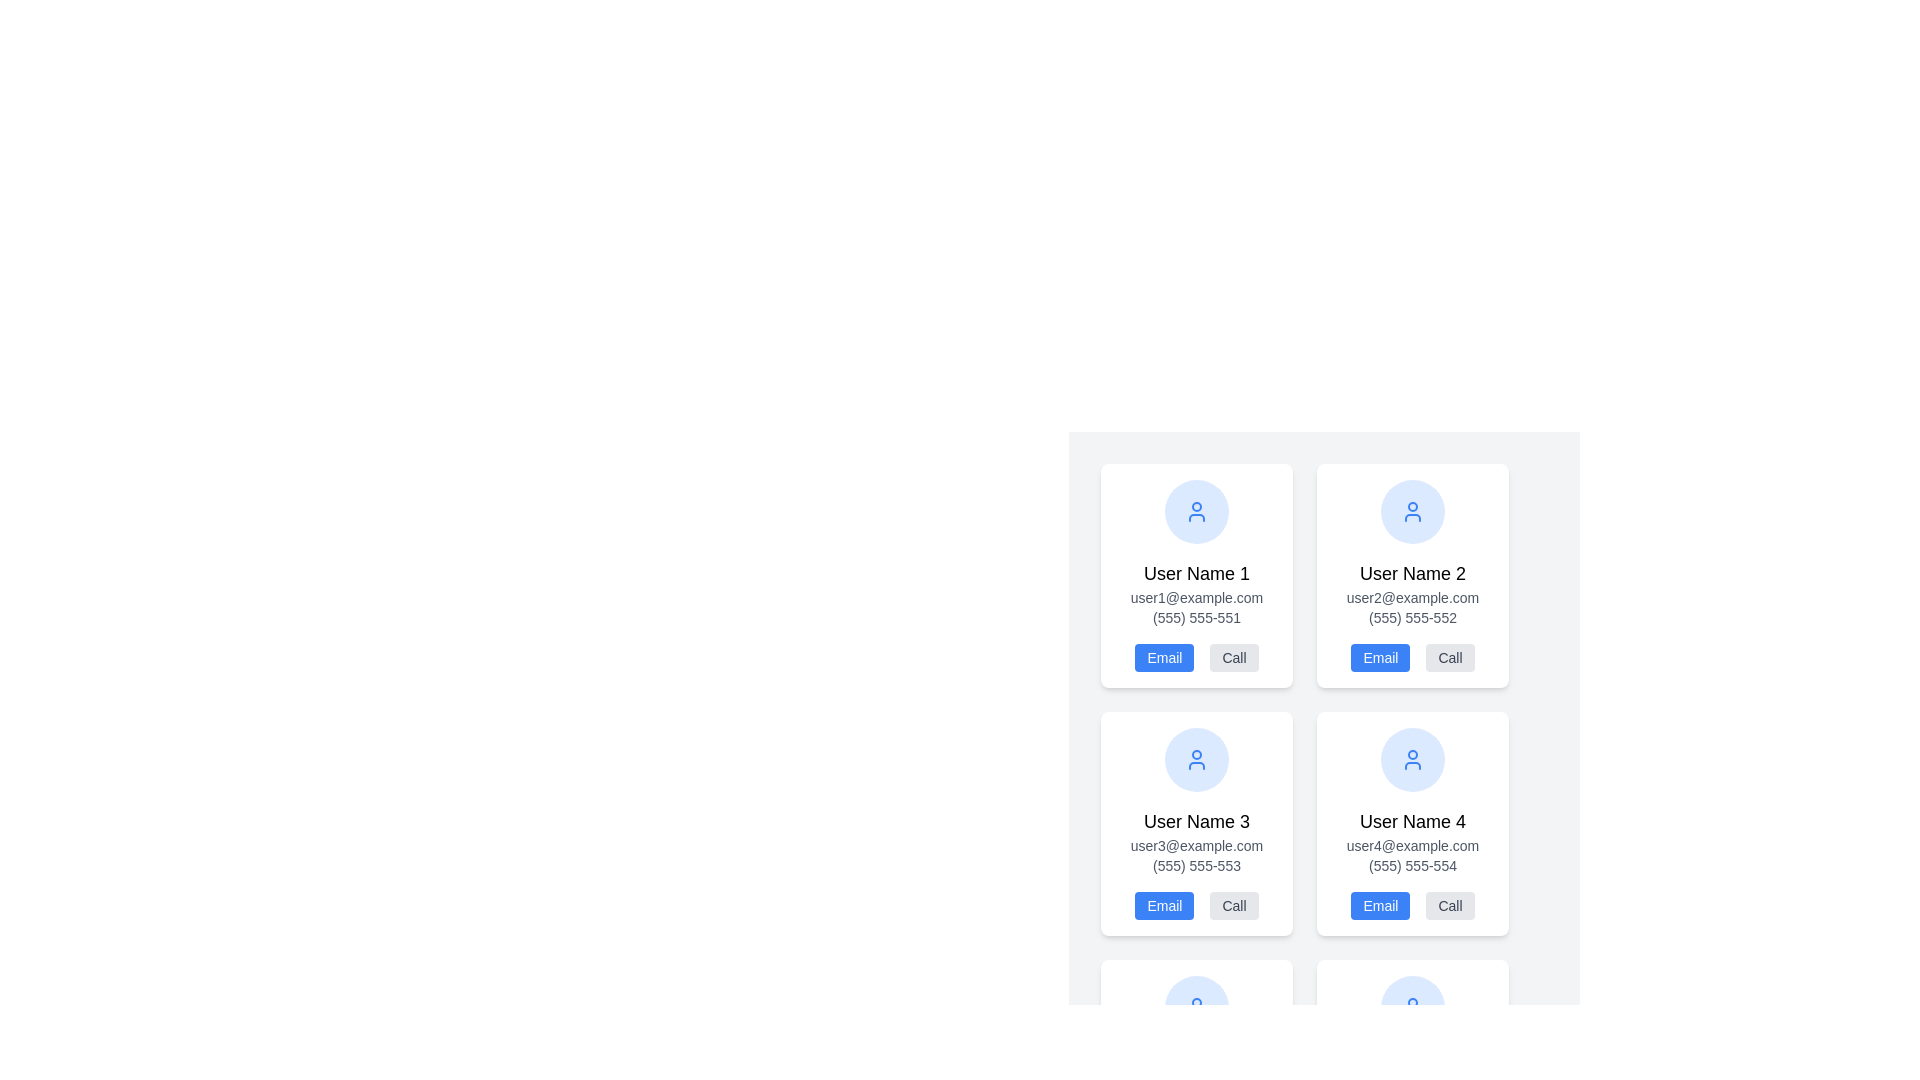  What do you see at coordinates (1411, 821) in the screenshot?
I see `the Text label that displays the user's name in the fourth card of the grid layout, which is centrally located below the icon and above the email text` at bounding box center [1411, 821].